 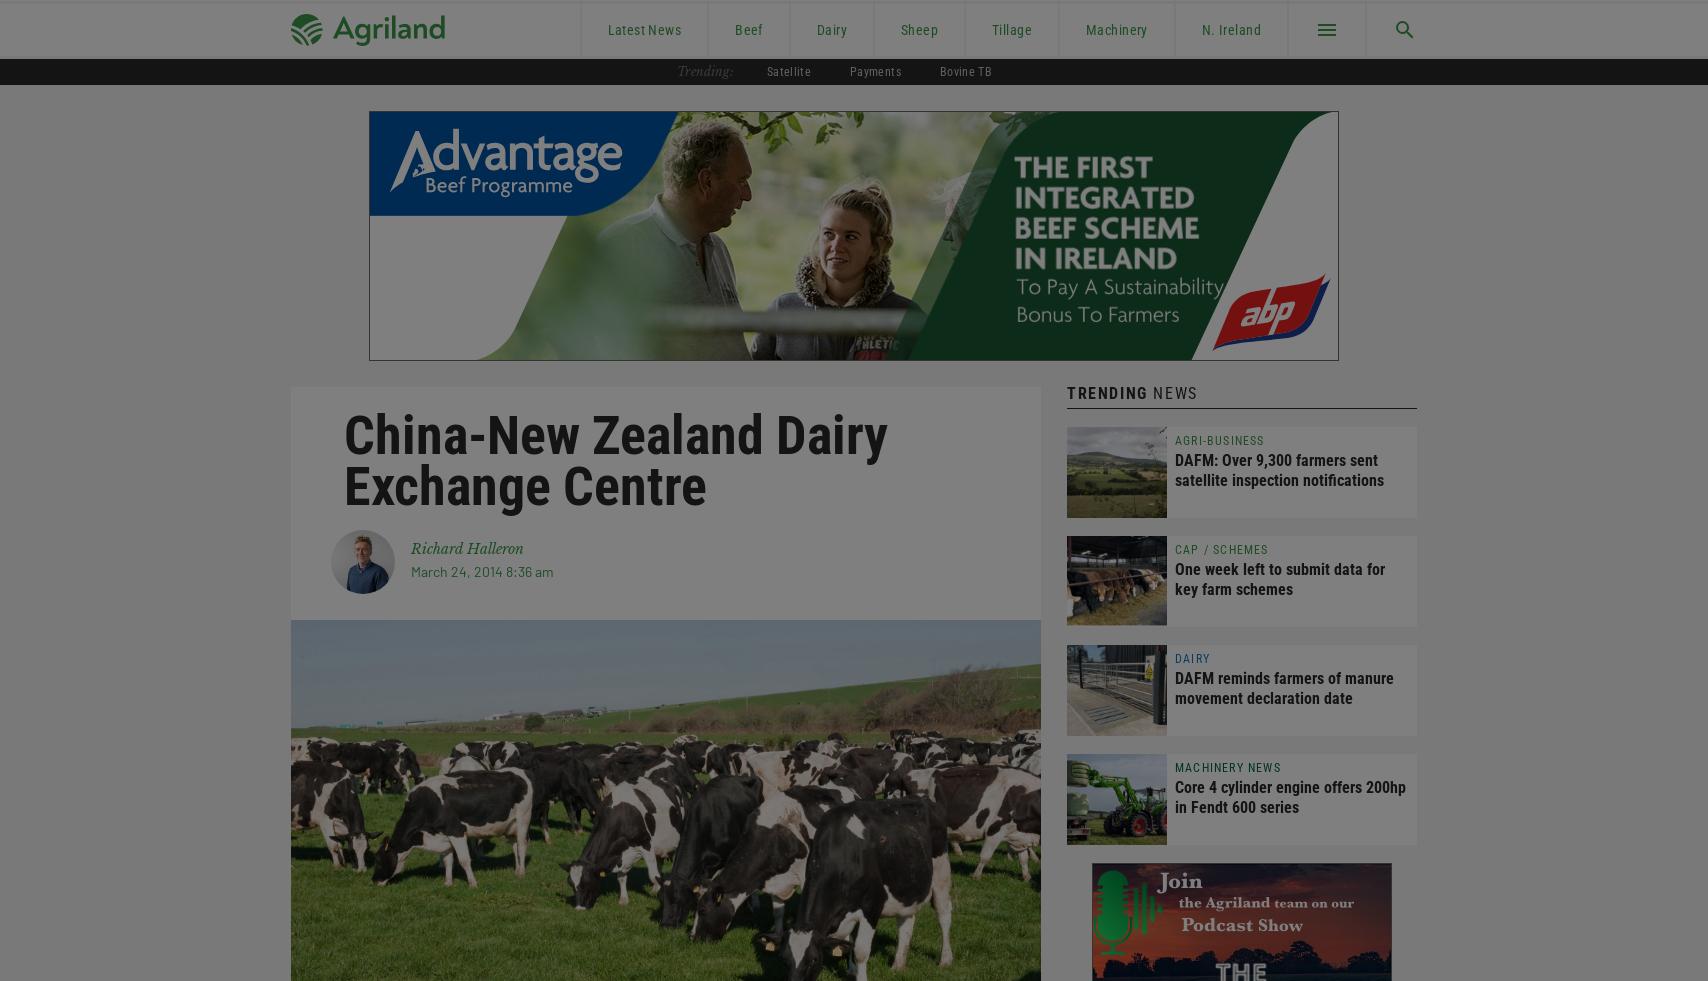 I want to click on 'Bovine TB', so click(x=965, y=71).